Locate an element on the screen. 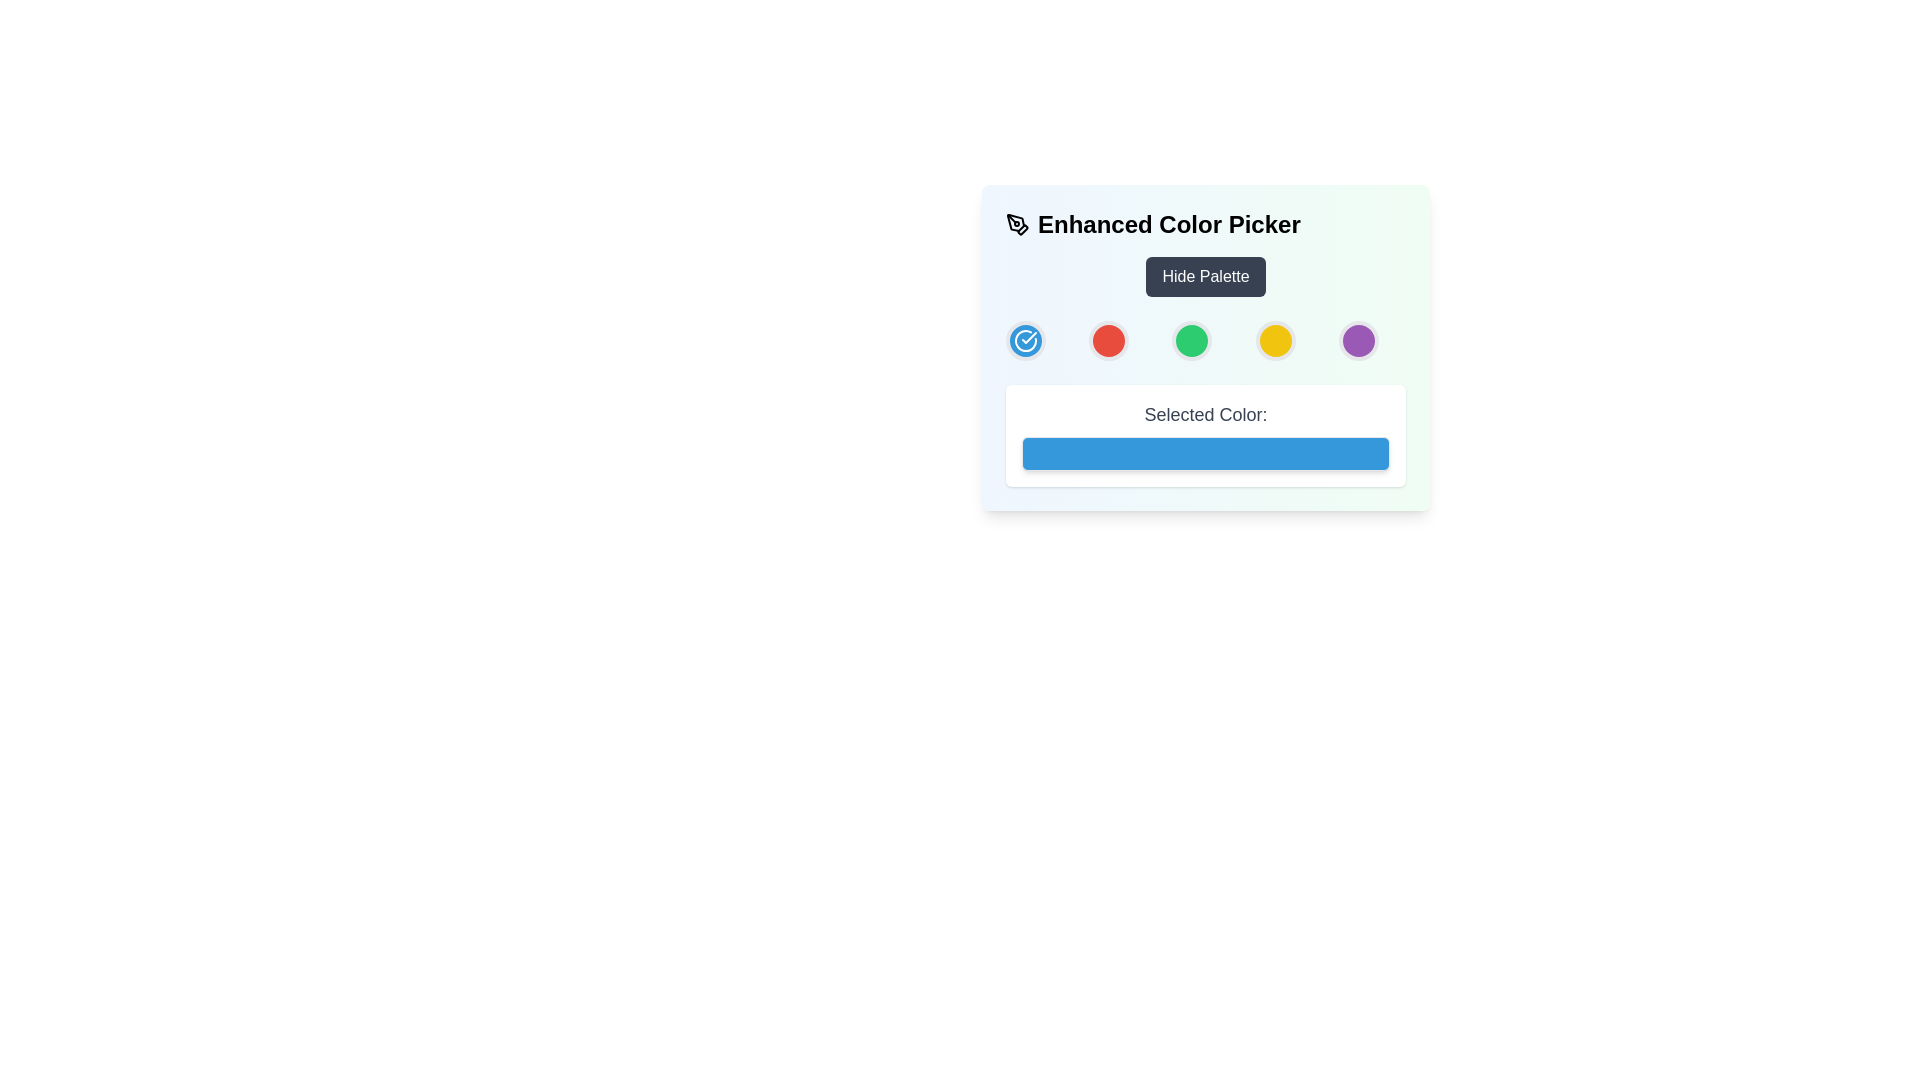  the small pen tool icon located to the left of the 'Enhanced Color Picker' text, which is situated at the top-left corner of the card is located at coordinates (1017, 224).